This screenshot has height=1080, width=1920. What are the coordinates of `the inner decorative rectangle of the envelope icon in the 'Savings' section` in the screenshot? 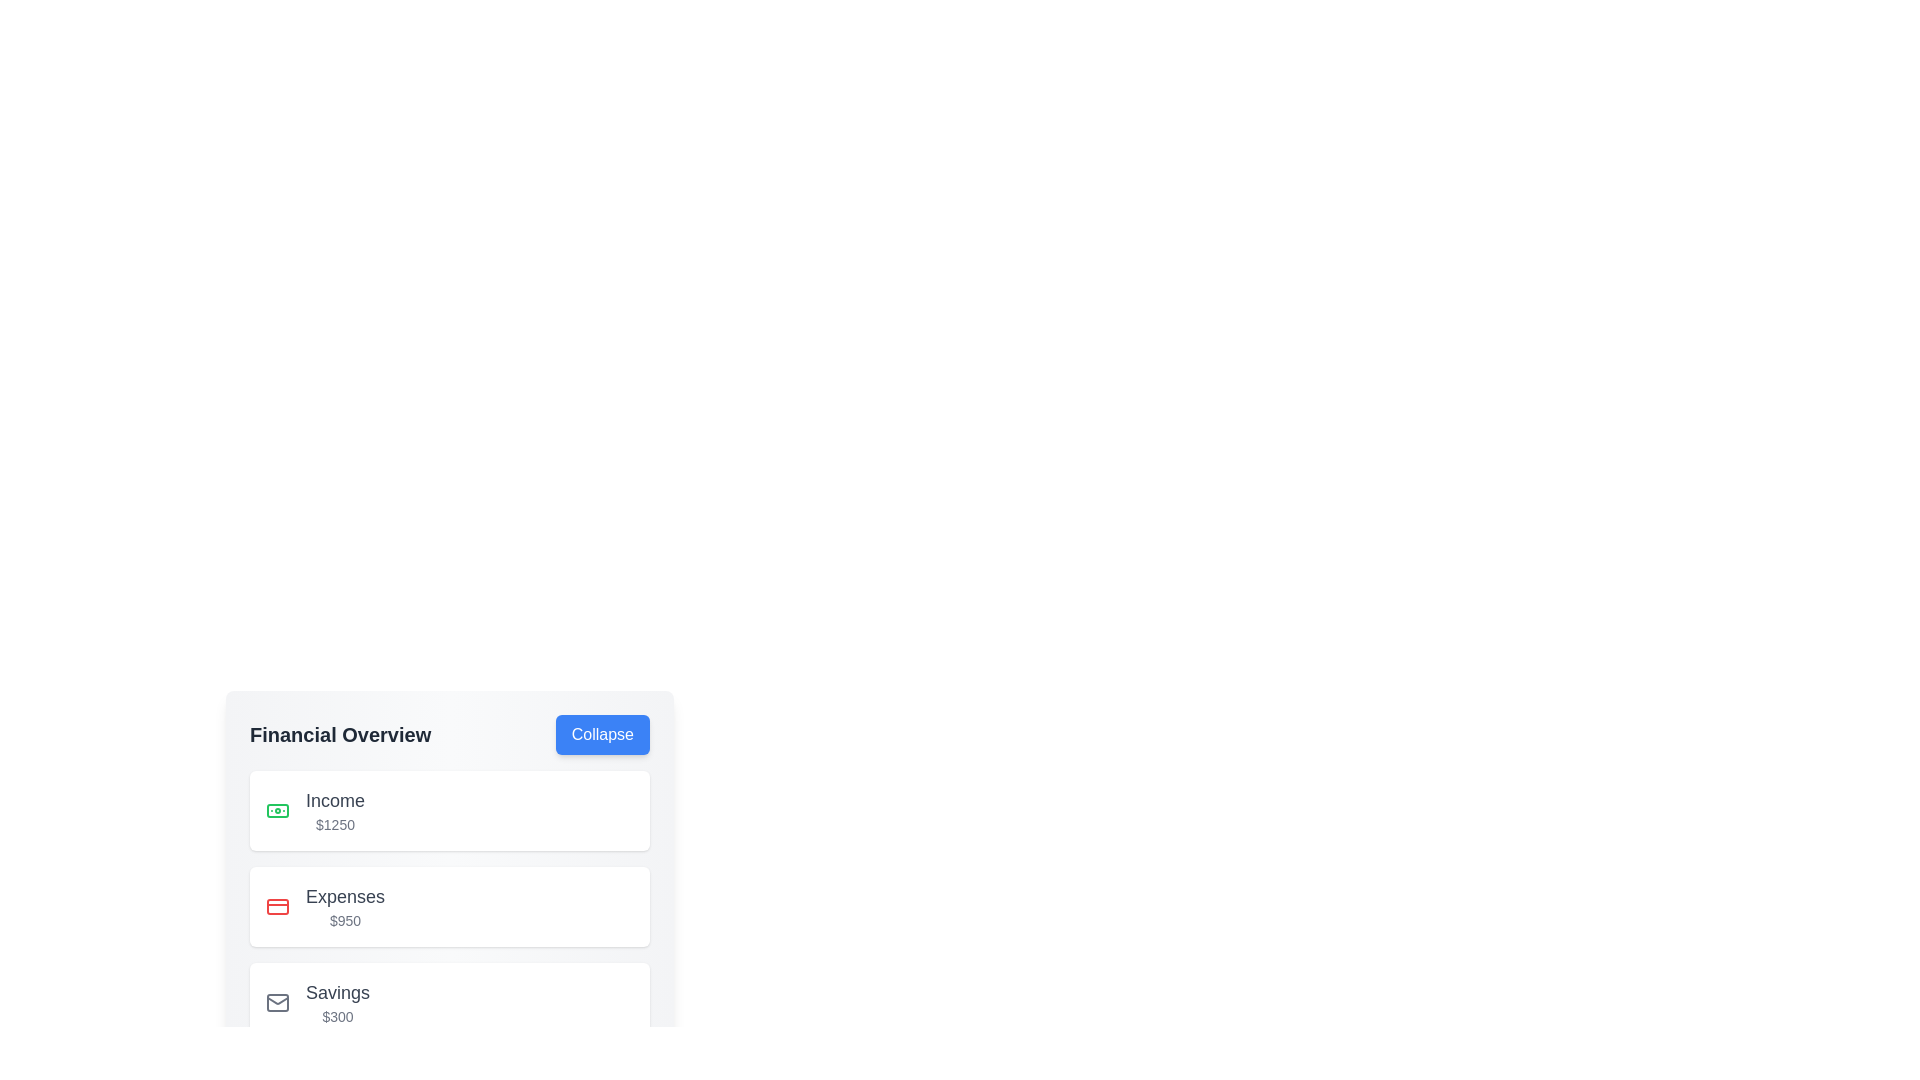 It's located at (277, 1002).